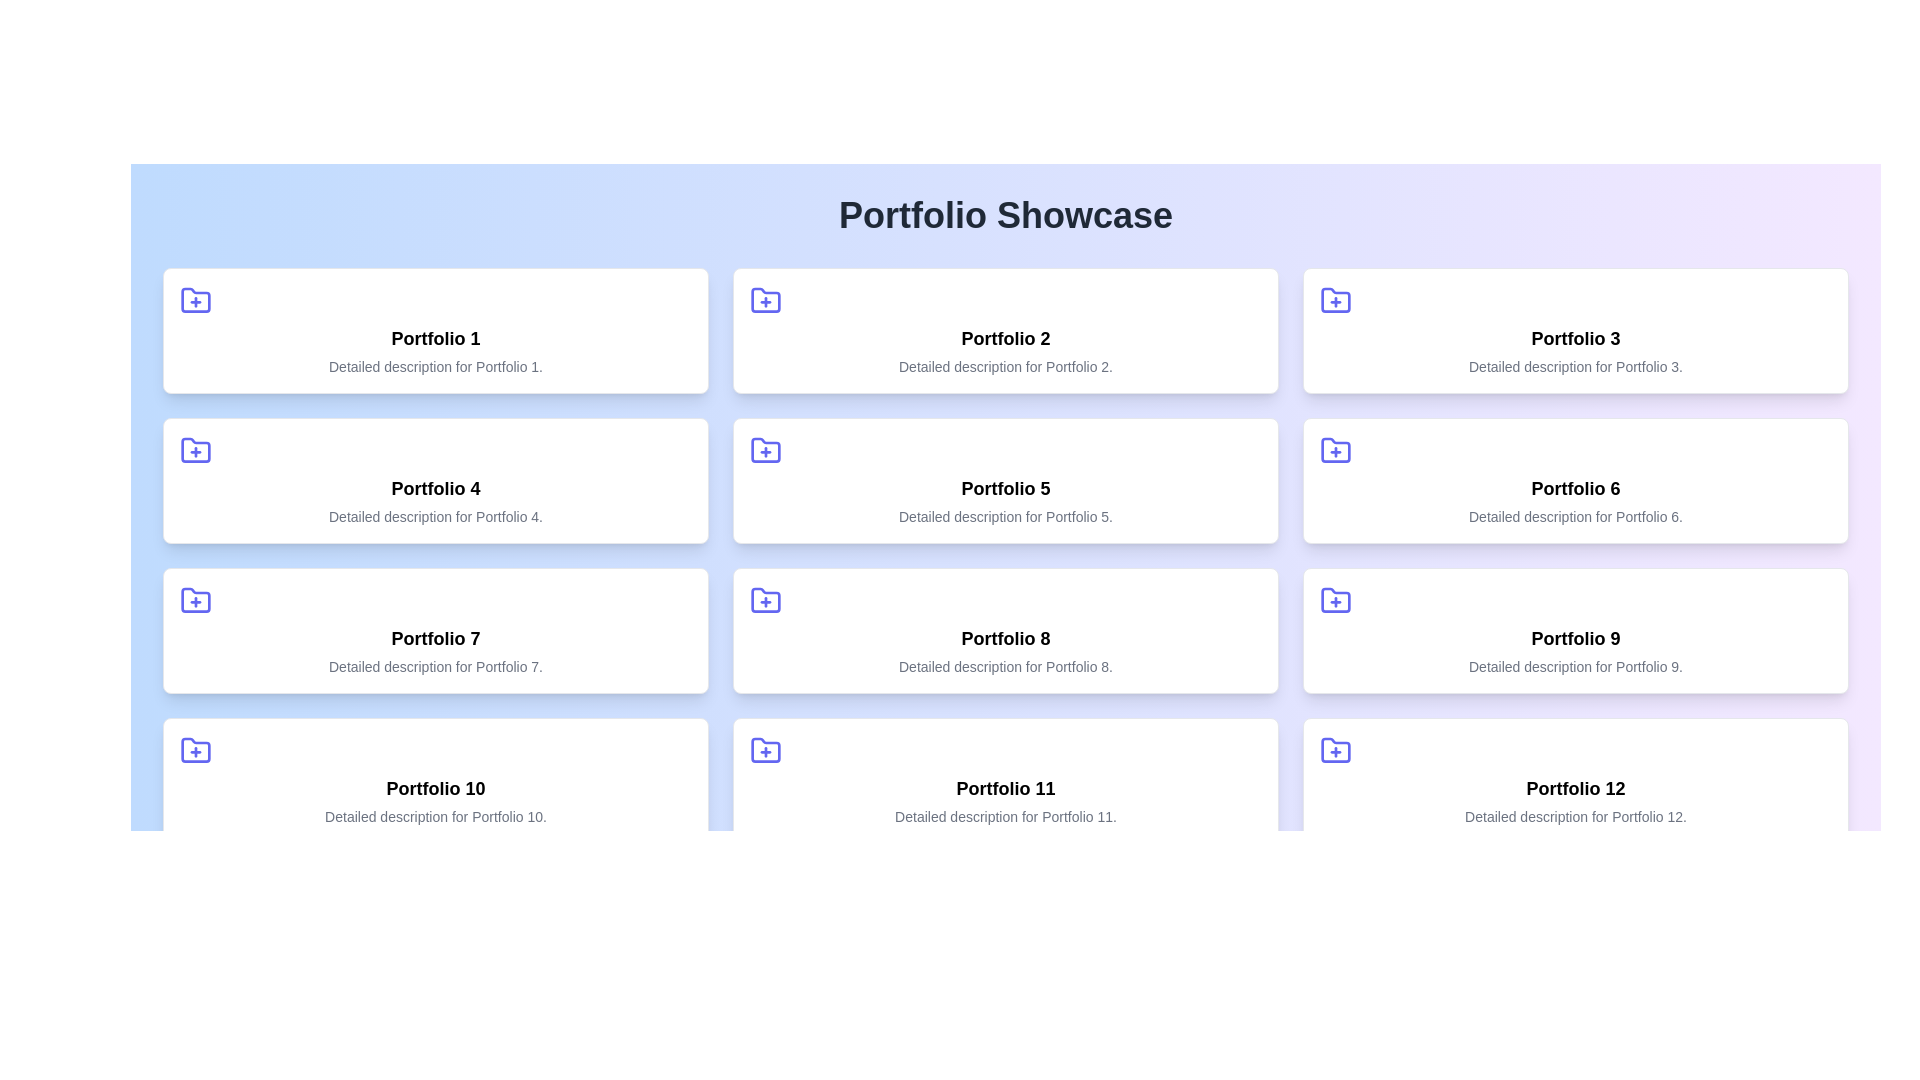 The width and height of the screenshot is (1920, 1080). What do you see at coordinates (196, 300) in the screenshot?
I see `the SVG icon button resembling a folder with a plus sign located in the top-left corner of the 'Portfolio 1' card` at bounding box center [196, 300].